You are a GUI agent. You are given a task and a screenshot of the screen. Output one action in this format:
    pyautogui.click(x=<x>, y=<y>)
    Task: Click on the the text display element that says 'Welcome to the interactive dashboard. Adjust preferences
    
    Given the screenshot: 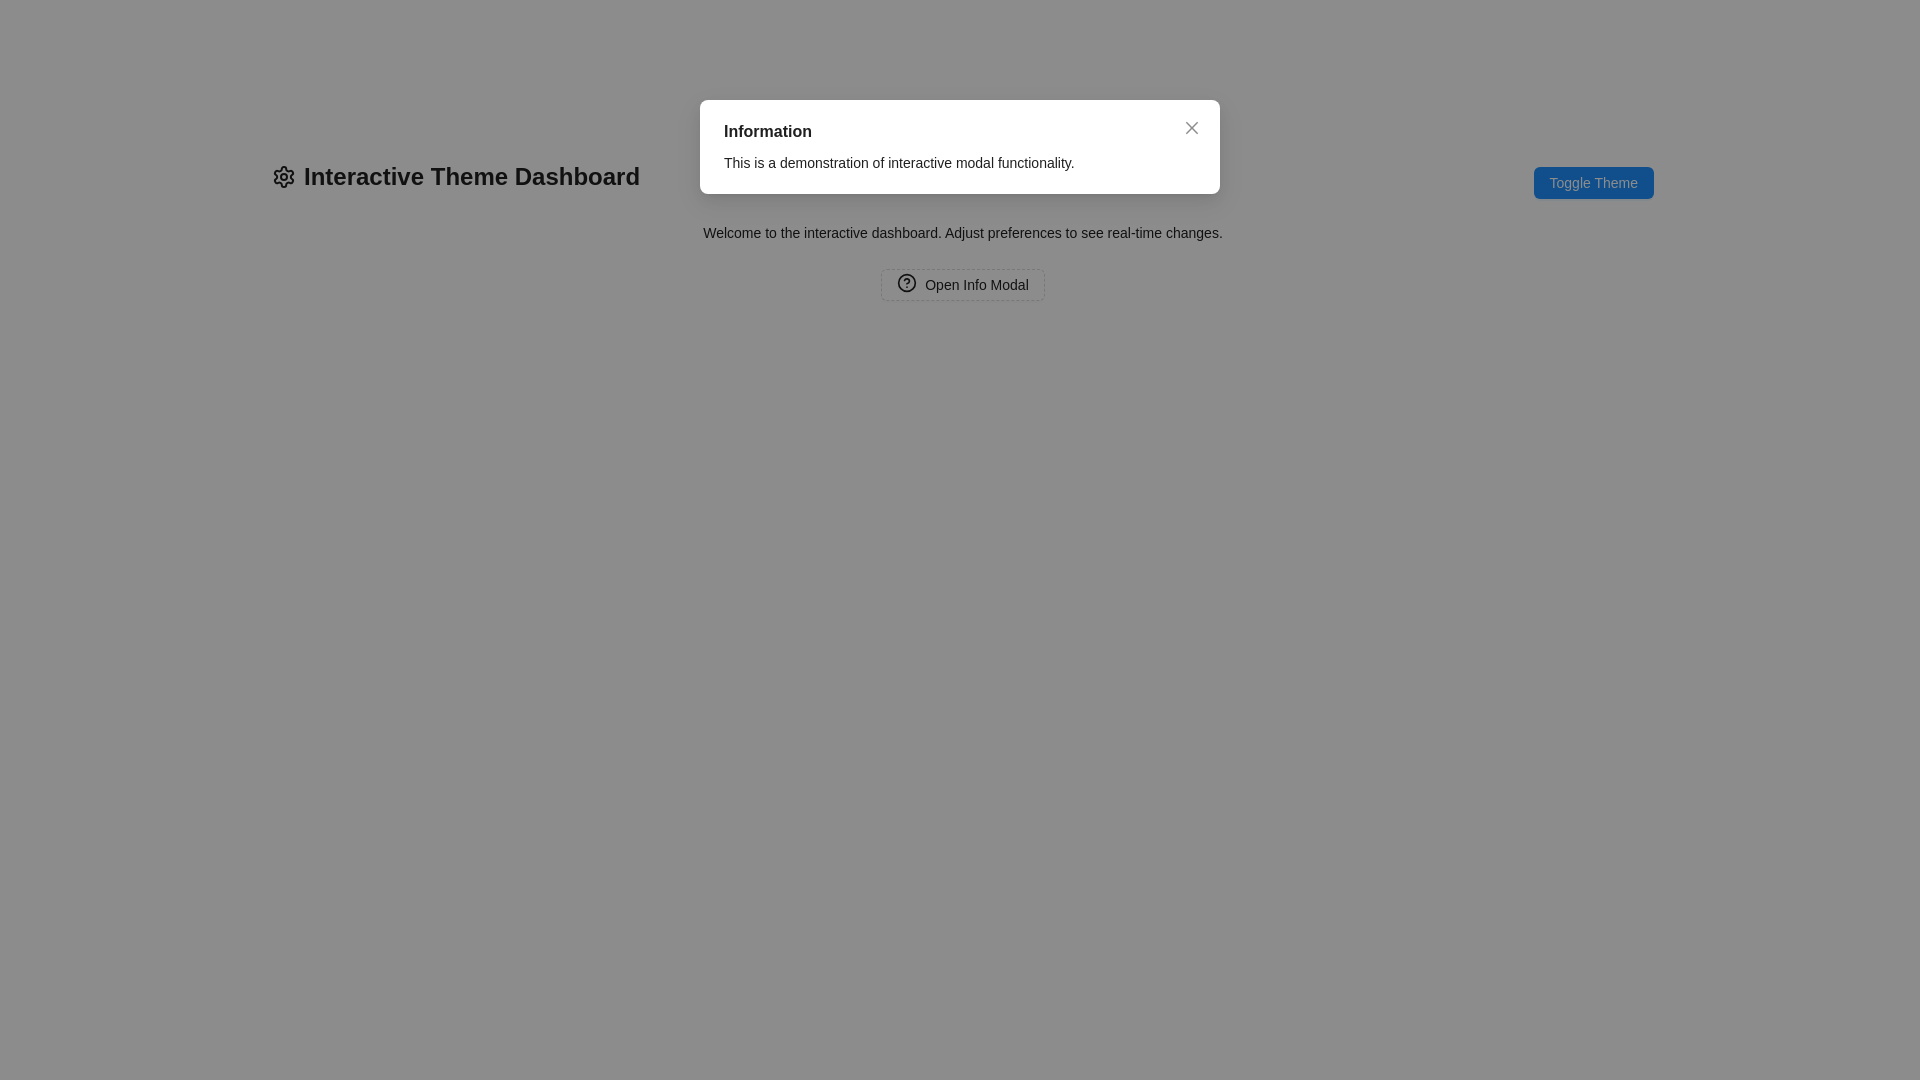 What is the action you would take?
    pyautogui.click(x=963, y=231)
    